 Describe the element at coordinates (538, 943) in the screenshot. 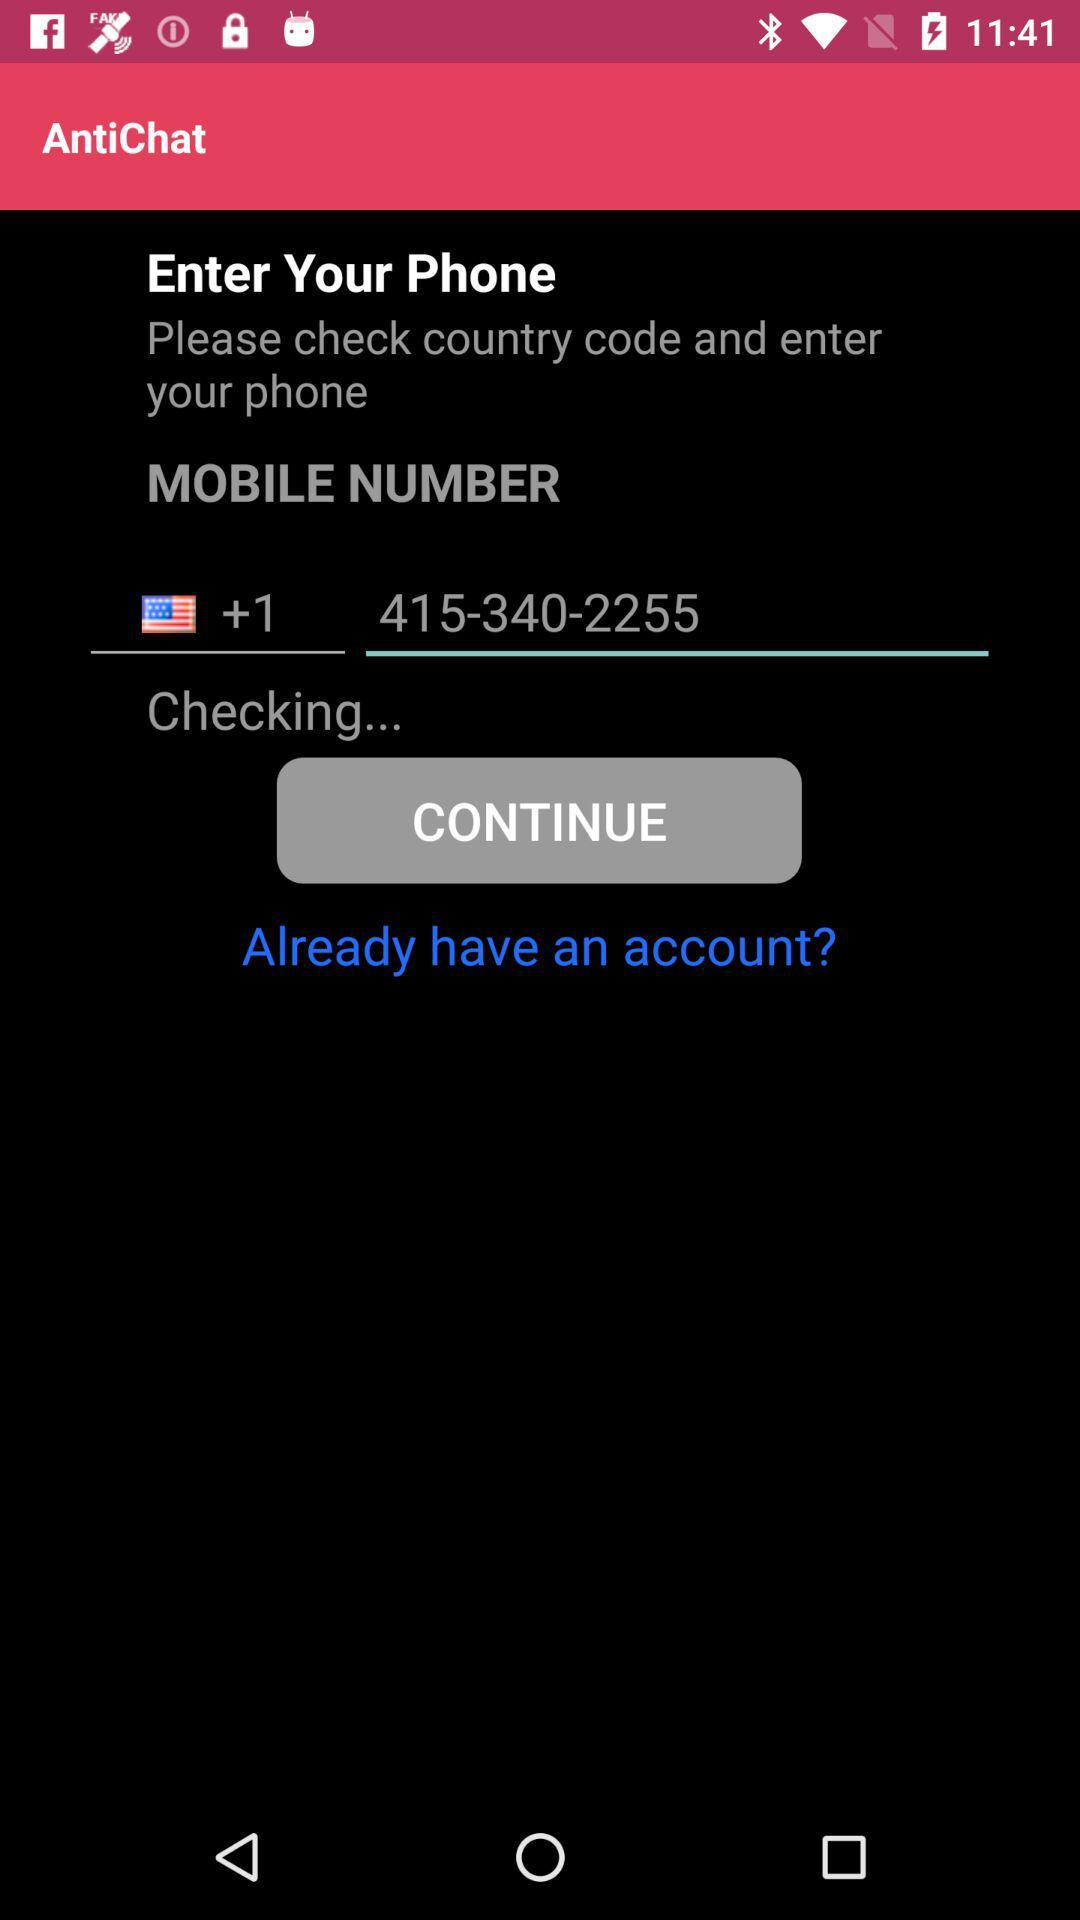

I see `the item below the continue item` at that location.